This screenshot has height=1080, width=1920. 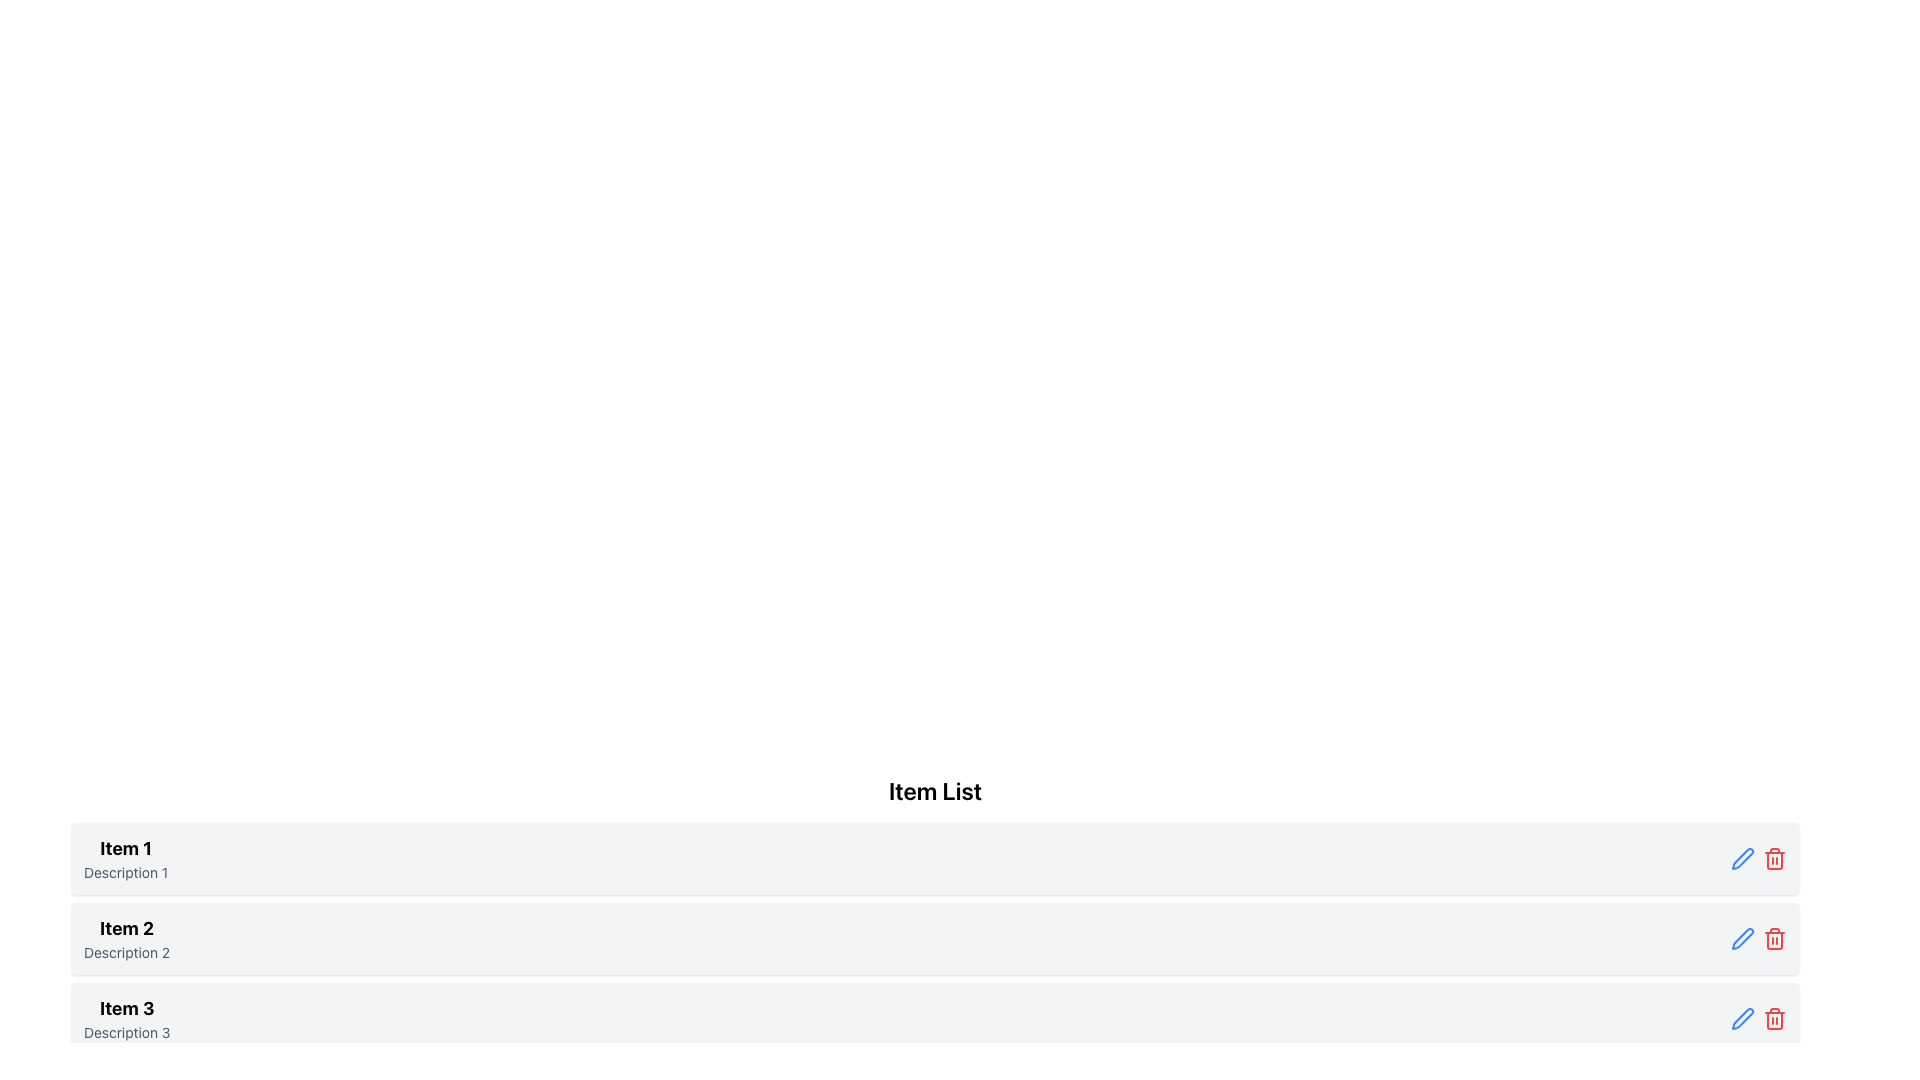 I want to click on the second item in the 'Item List' section to interact with it, so click(x=934, y=938).